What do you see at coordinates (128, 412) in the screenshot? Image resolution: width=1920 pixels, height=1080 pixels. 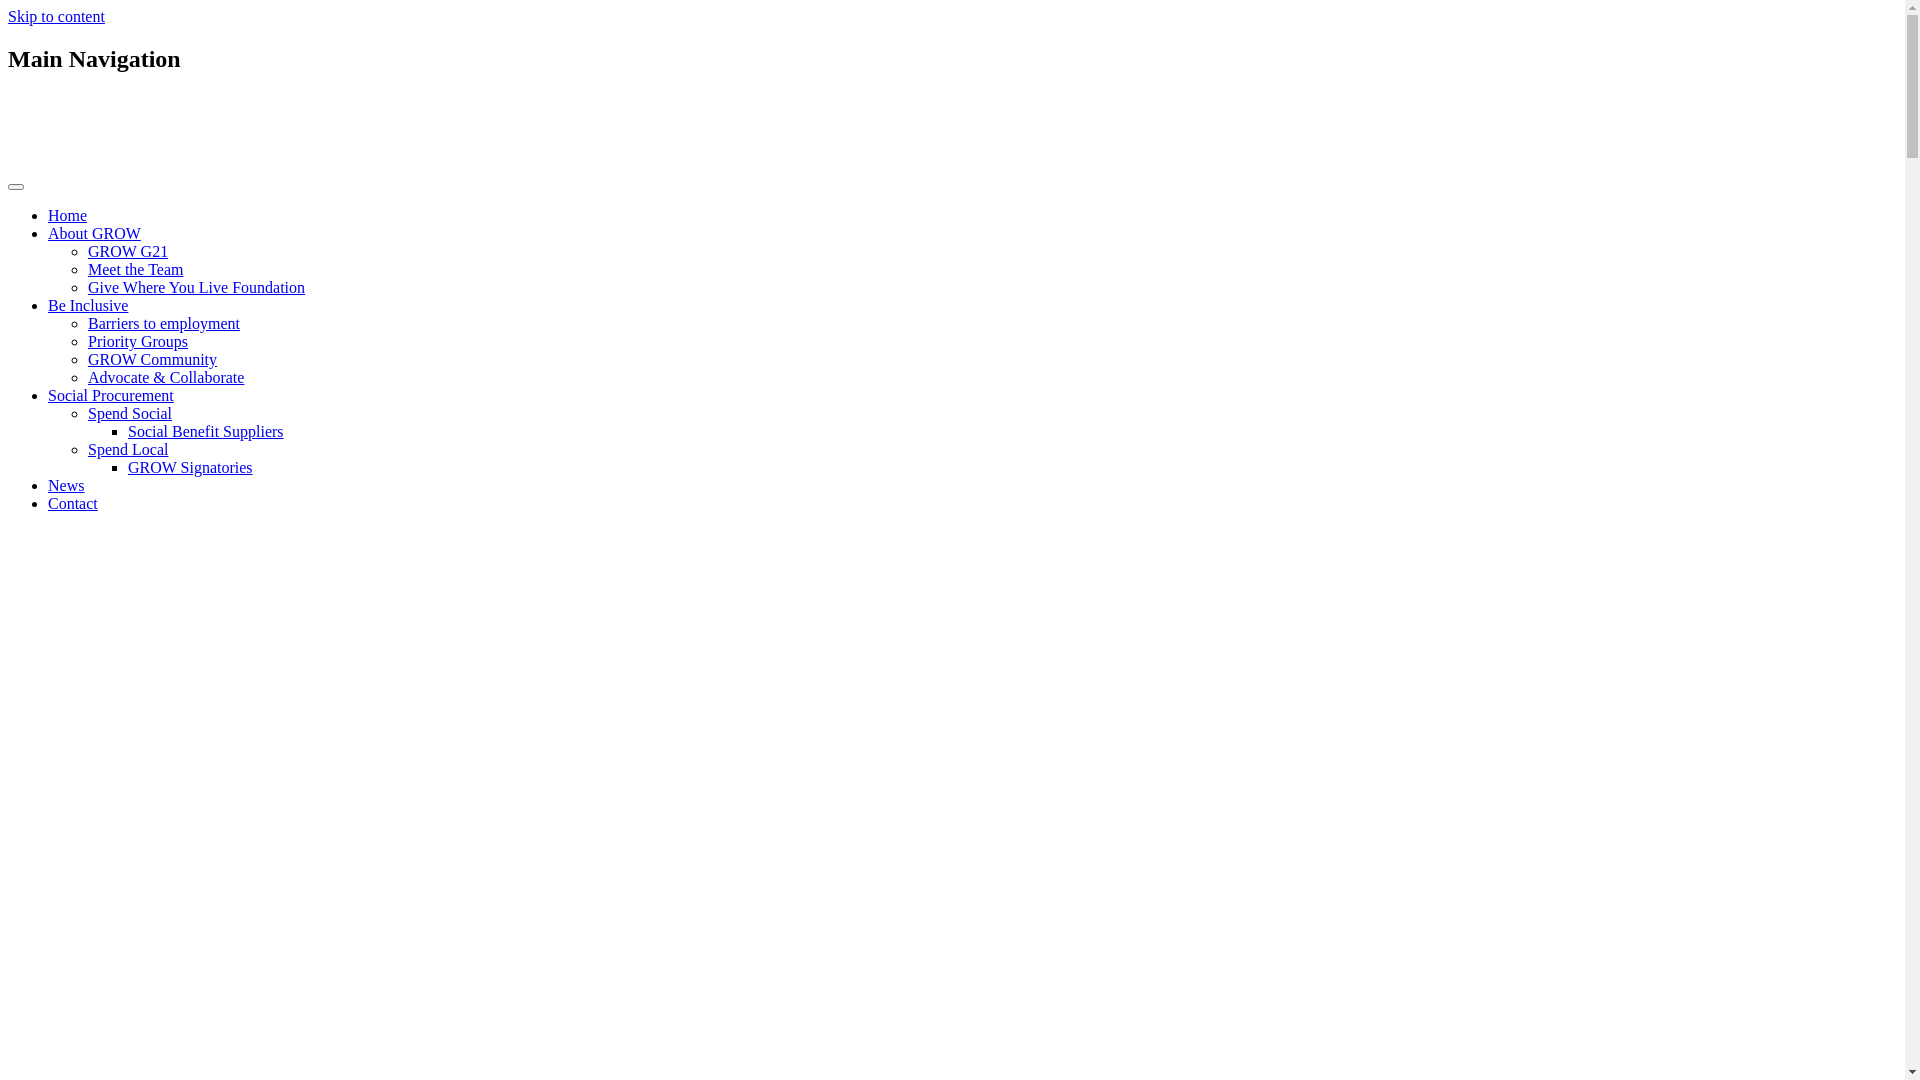 I see `'Spend Social'` at bounding box center [128, 412].